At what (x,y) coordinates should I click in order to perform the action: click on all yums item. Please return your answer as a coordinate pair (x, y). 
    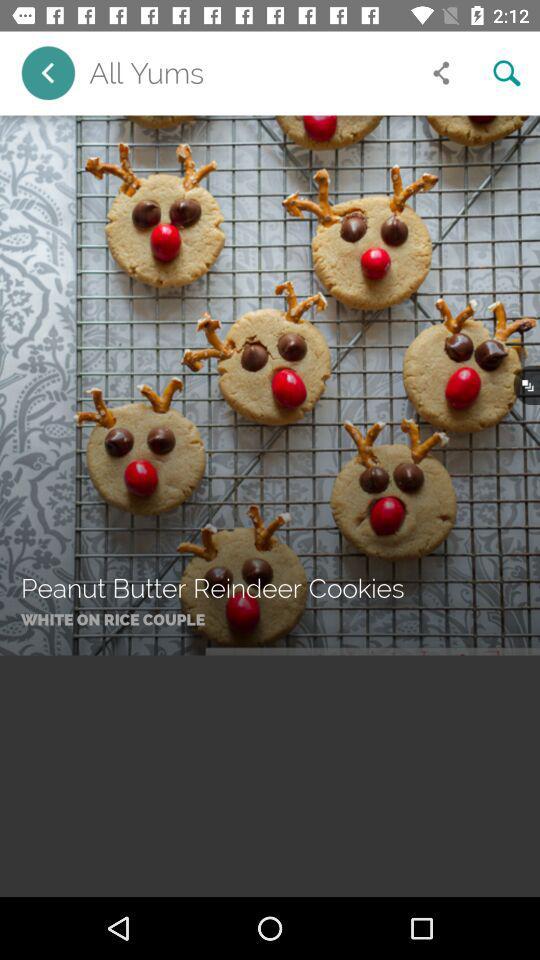
    Looking at the image, I should click on (248, 73).